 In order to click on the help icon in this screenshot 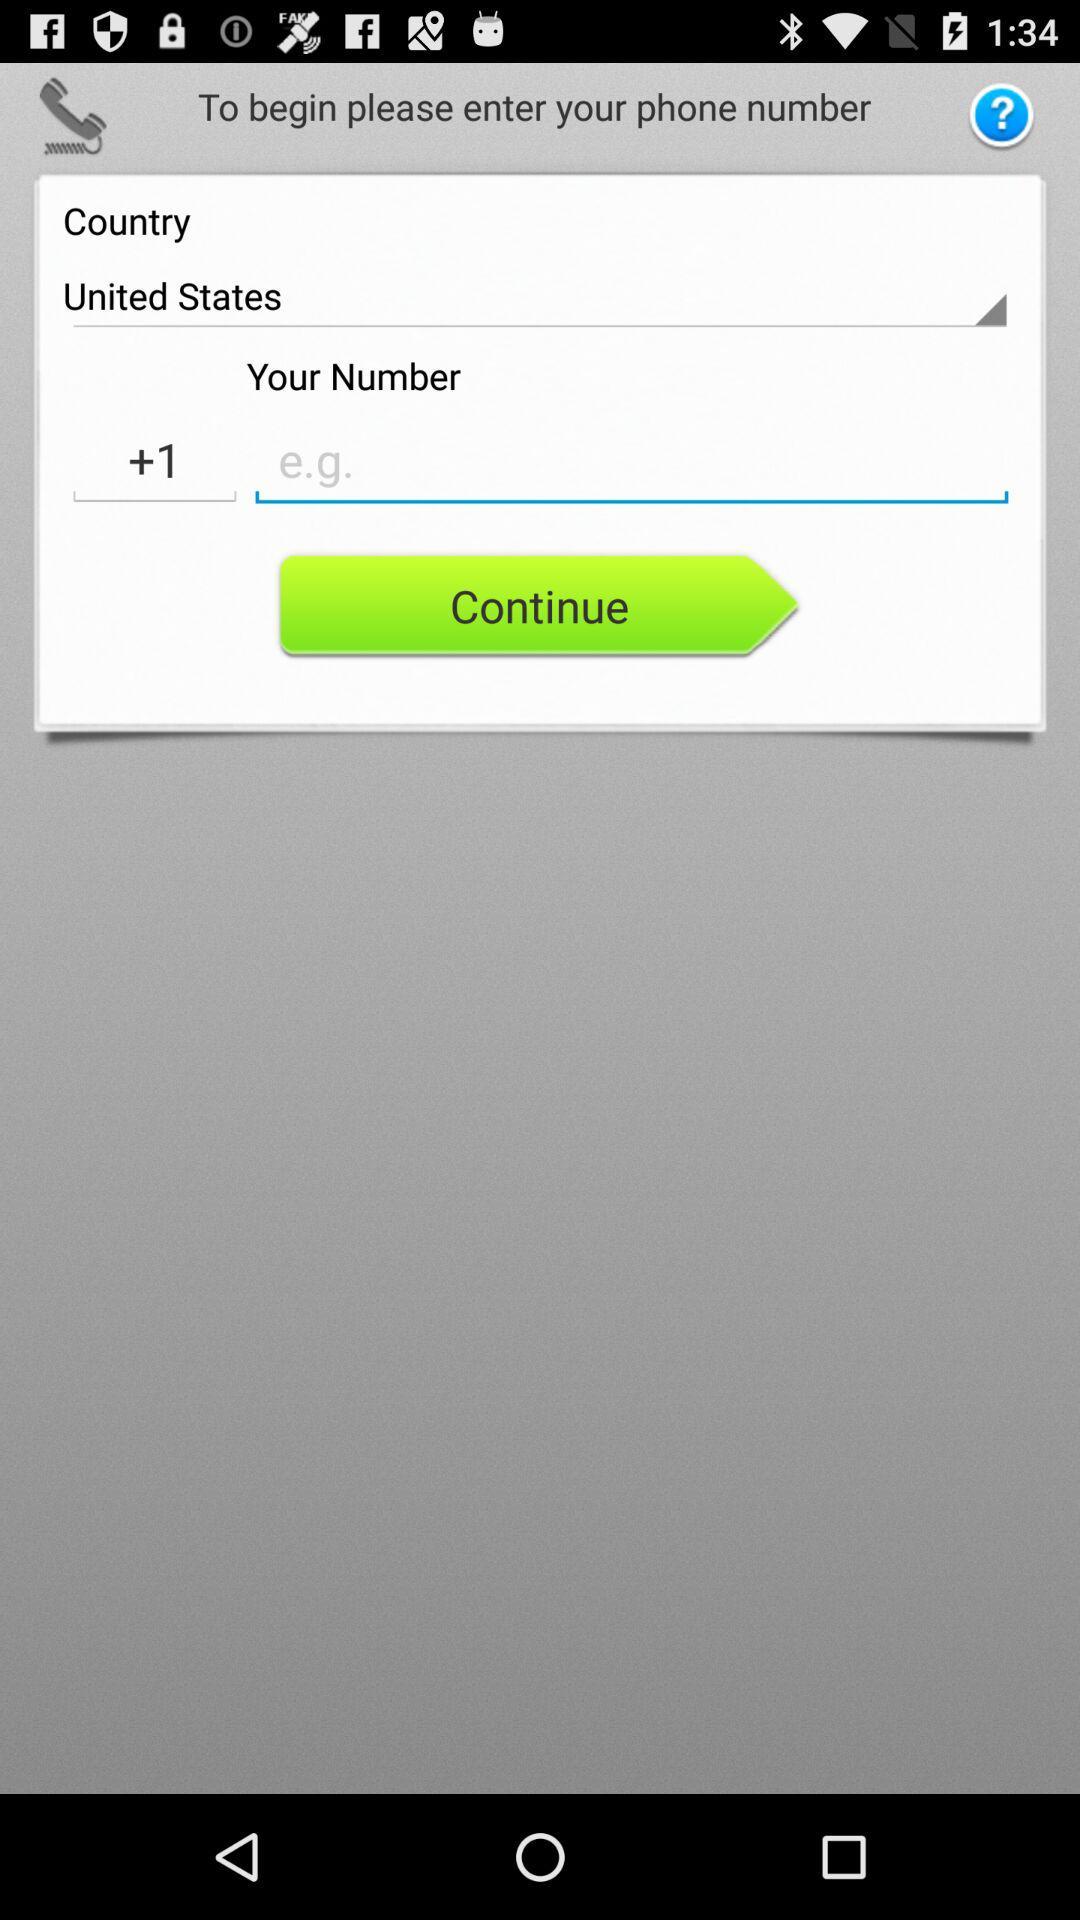, I will do `click(1001, 124)`.